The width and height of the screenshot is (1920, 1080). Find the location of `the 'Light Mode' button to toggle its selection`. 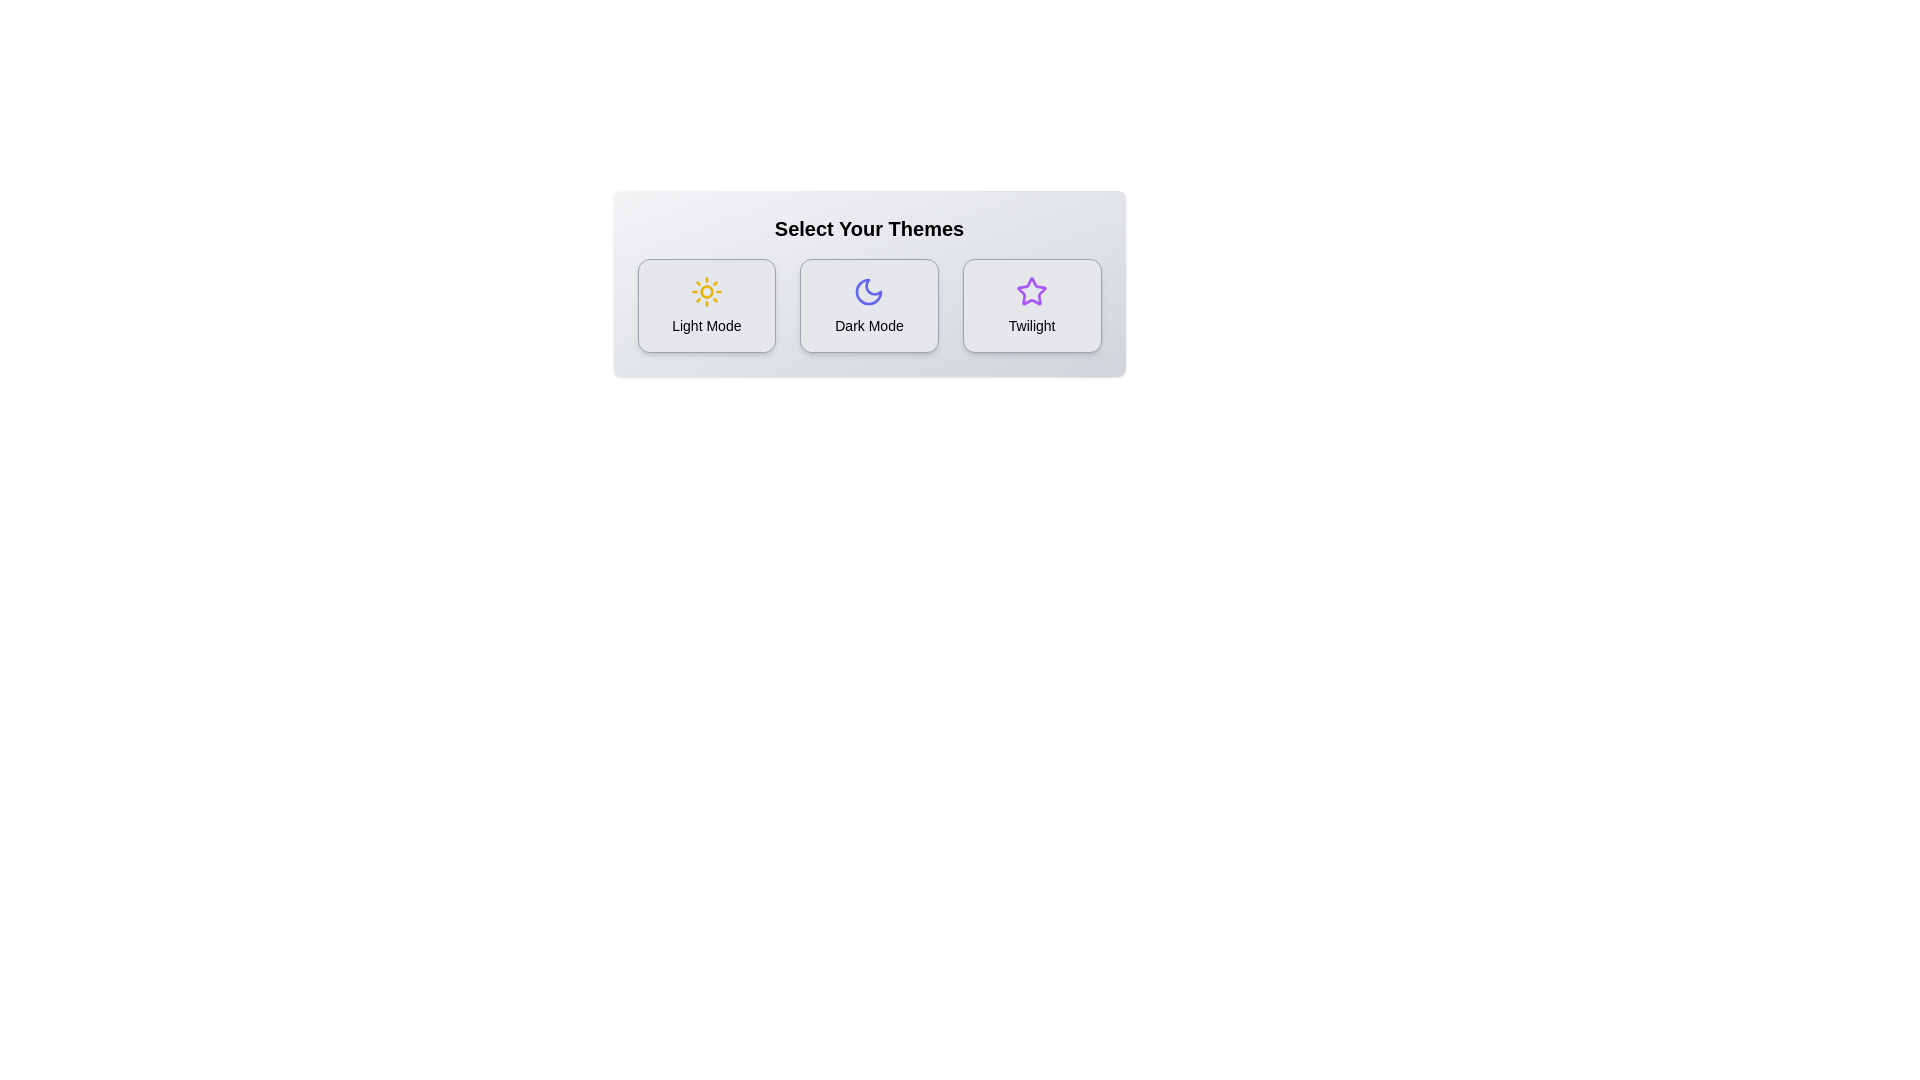

the 'Light Mode' button to toggle its selection is located at coordinates (706, 305).